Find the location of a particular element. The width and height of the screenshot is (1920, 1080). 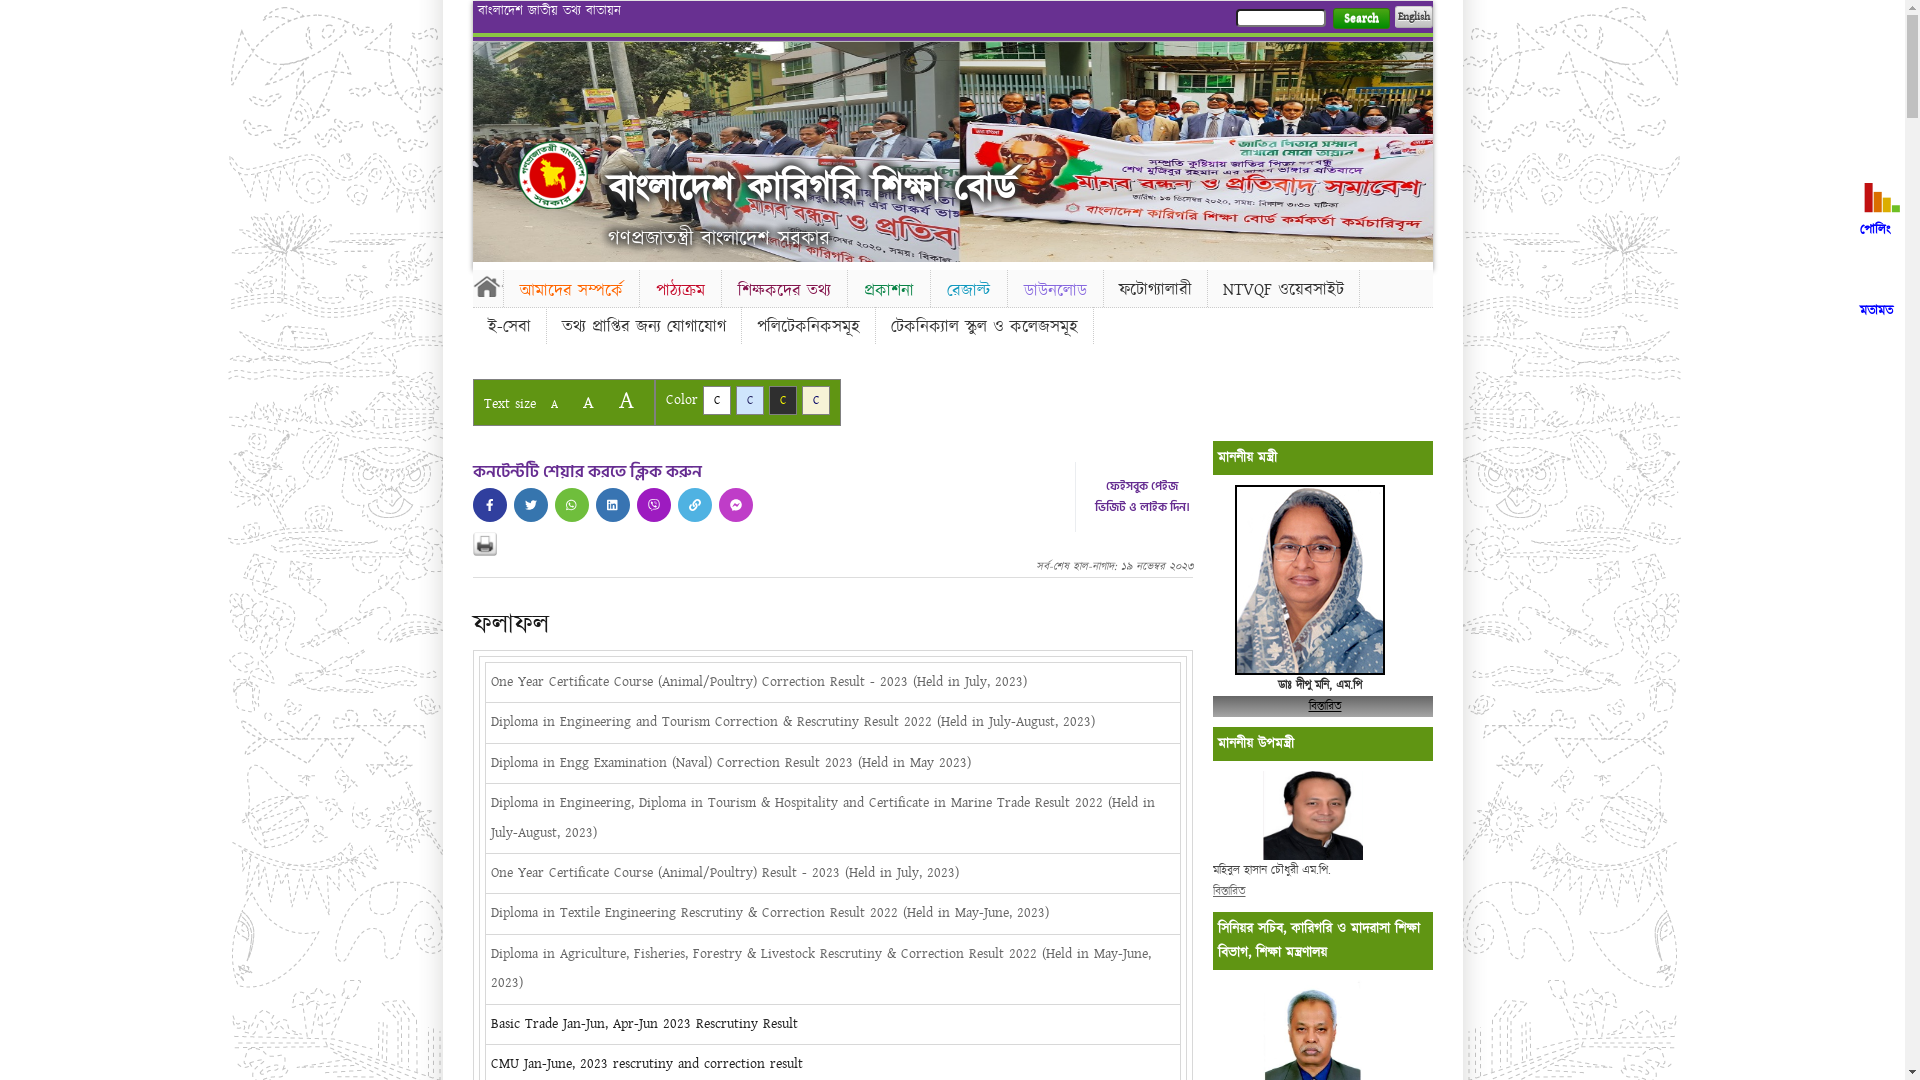

'C' is located at coordinates (767, 400).